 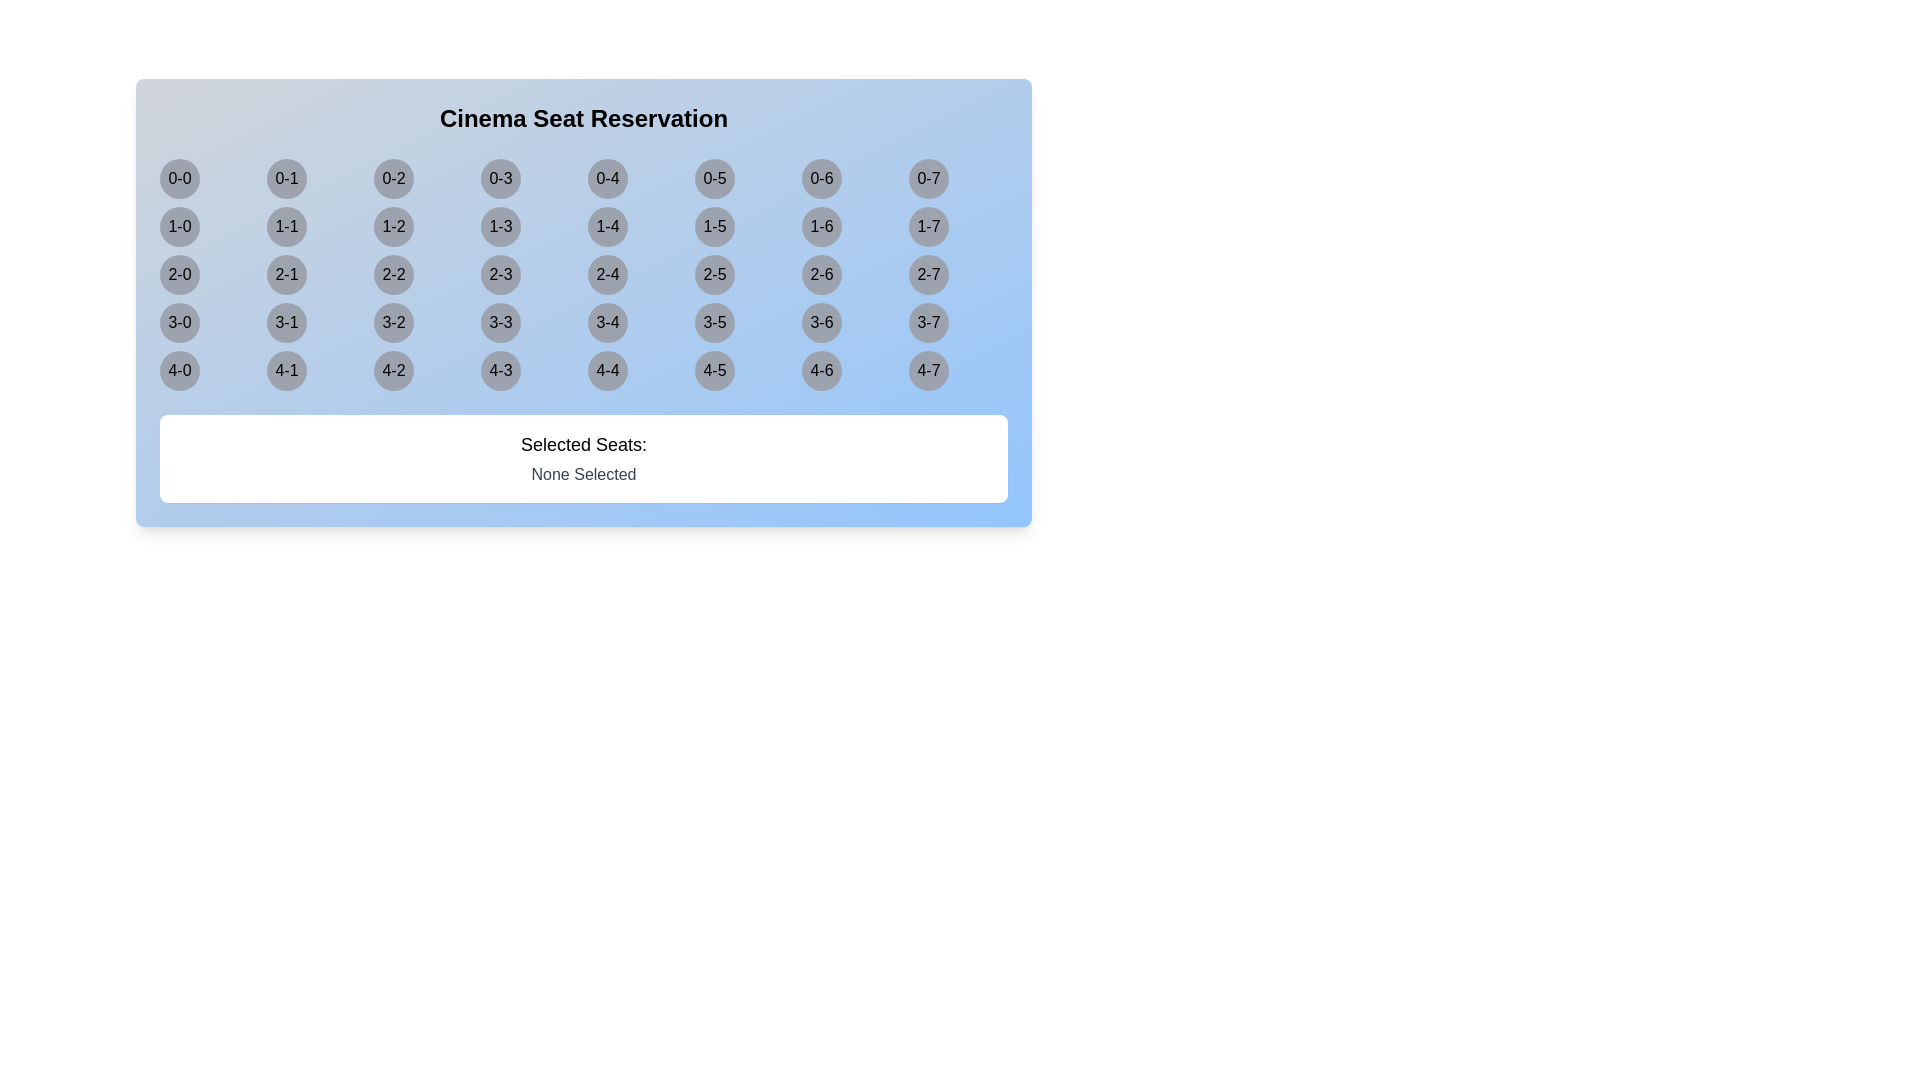 I want to click on the button representing the selectable seat in the cinema seat selection interface, so click(x=607, y=226).